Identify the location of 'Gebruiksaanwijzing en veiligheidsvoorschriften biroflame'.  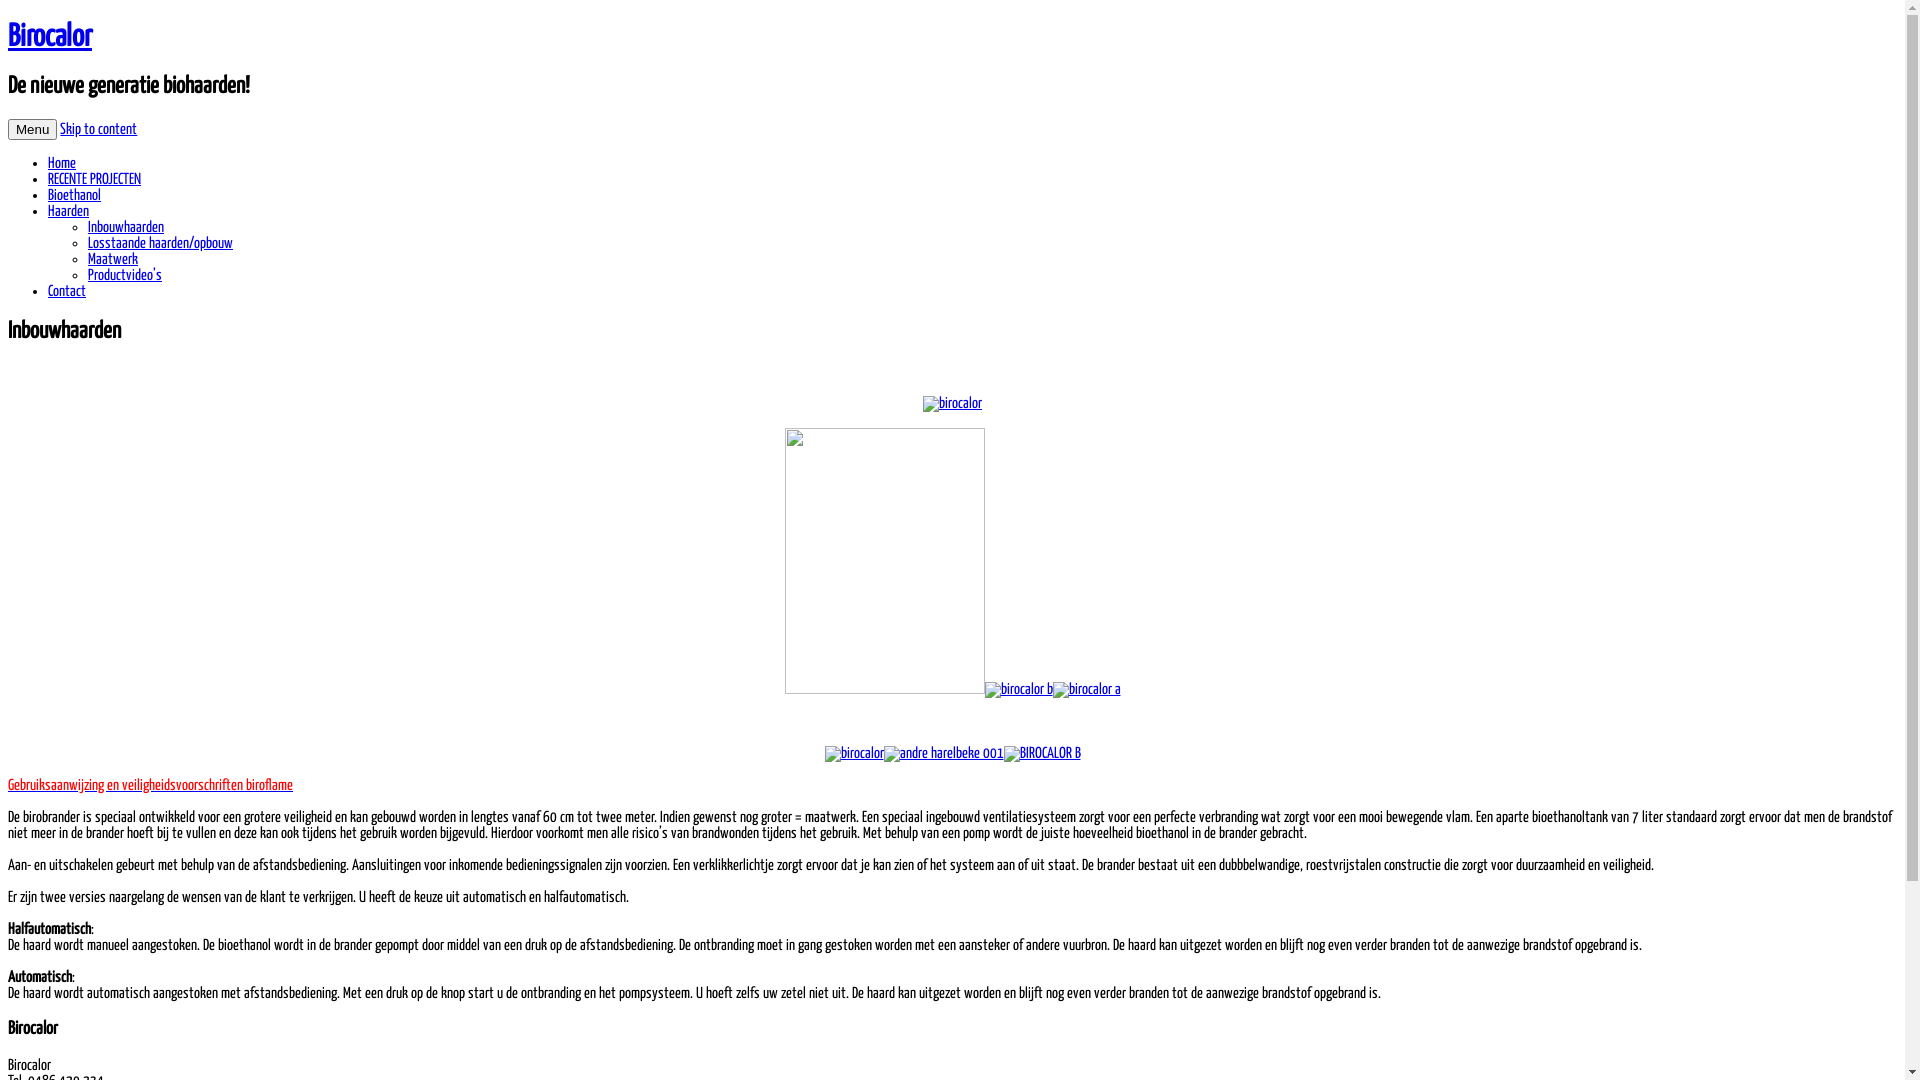
(149, 784).